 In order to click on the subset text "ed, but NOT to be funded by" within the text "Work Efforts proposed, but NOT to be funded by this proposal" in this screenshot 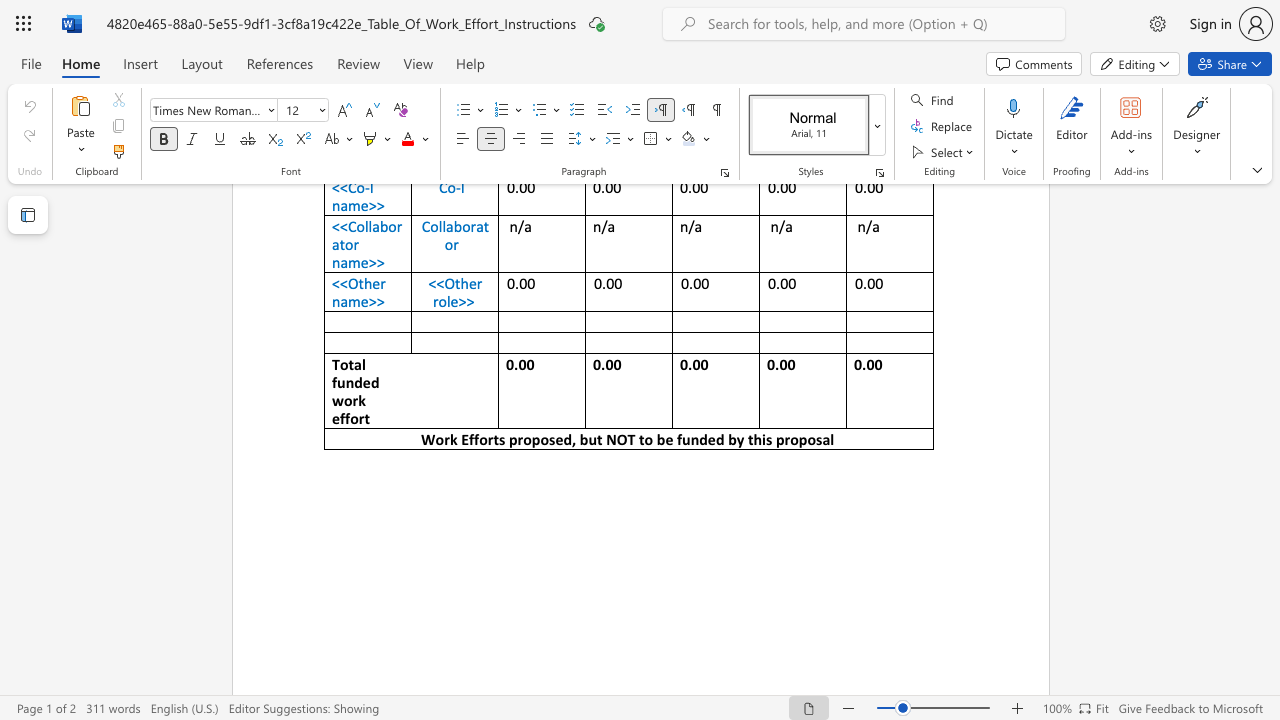, I will do `click(555, 438)`.